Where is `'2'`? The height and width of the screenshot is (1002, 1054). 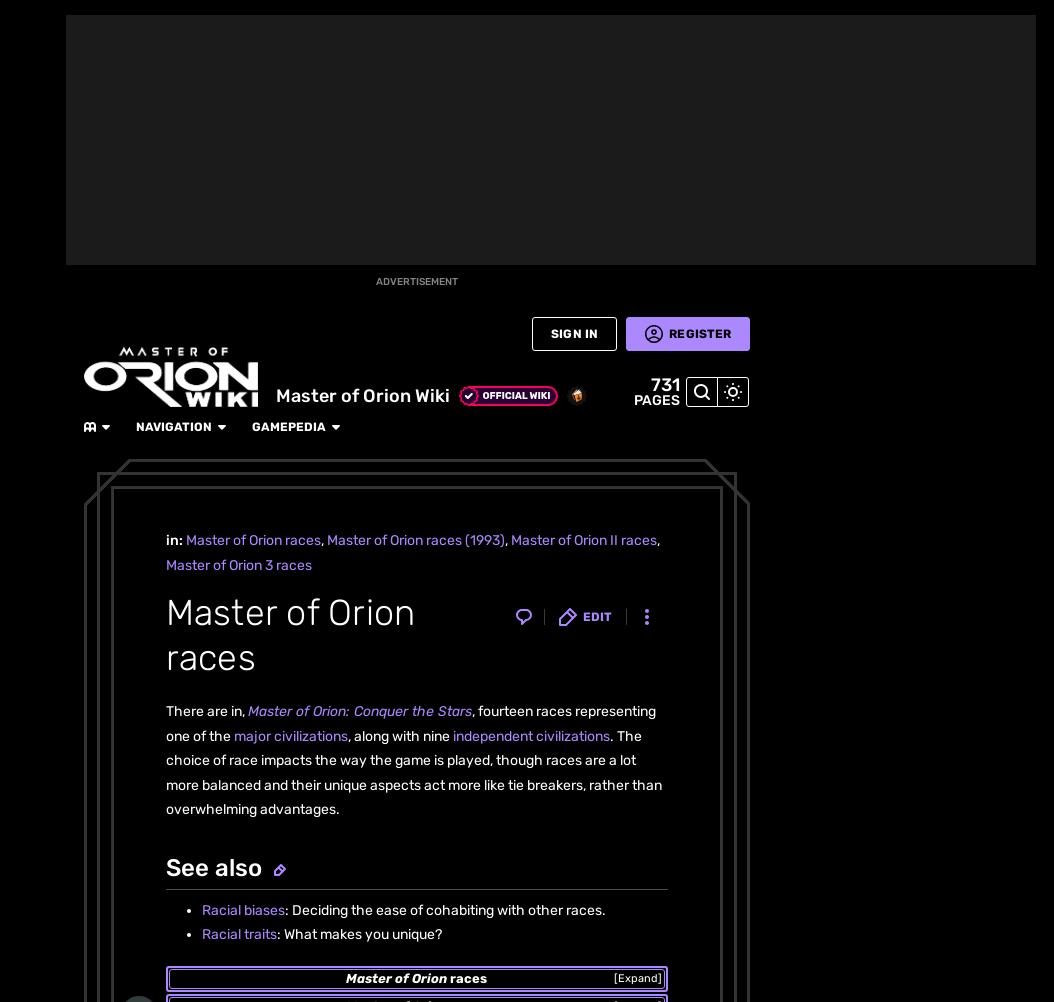
'2' is located at coordinates (150, 319).